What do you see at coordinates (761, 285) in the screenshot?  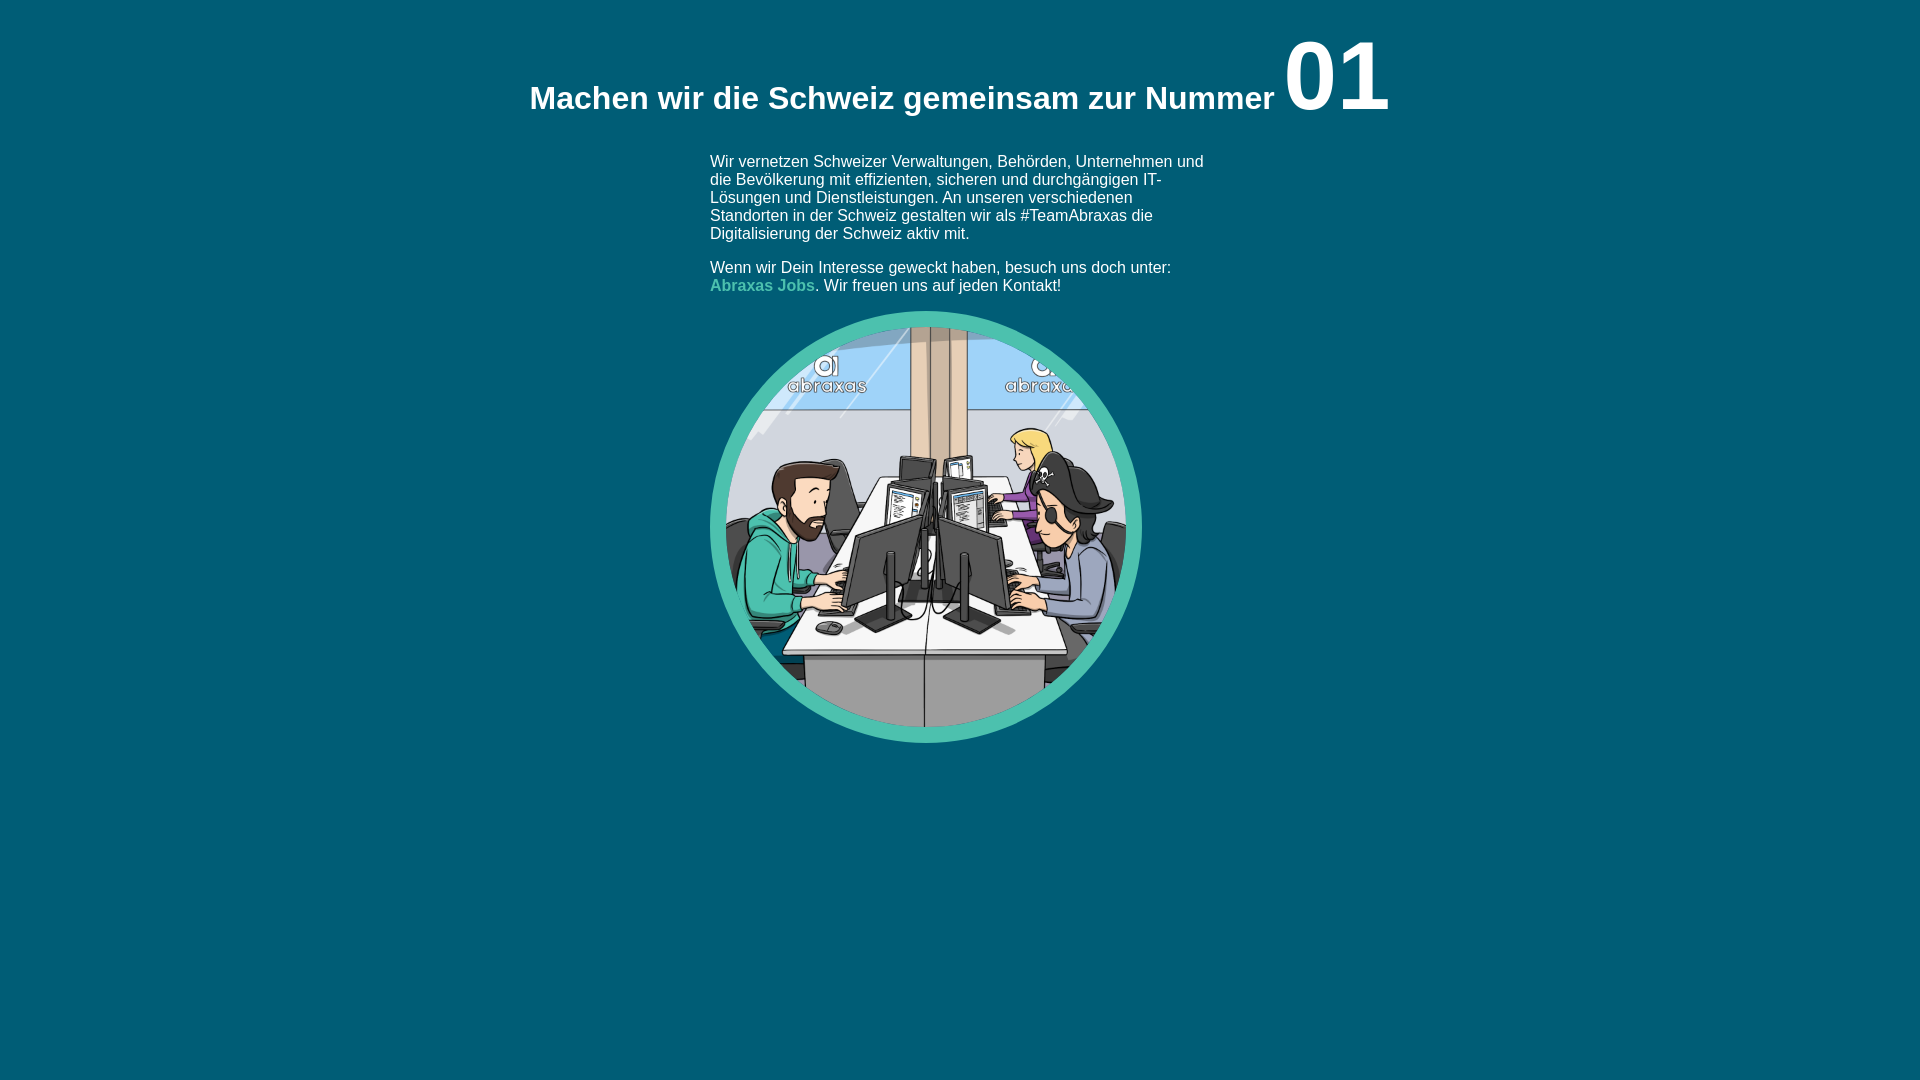 I see `'Abraxas Jobs'` at bounding box center [761, 285].